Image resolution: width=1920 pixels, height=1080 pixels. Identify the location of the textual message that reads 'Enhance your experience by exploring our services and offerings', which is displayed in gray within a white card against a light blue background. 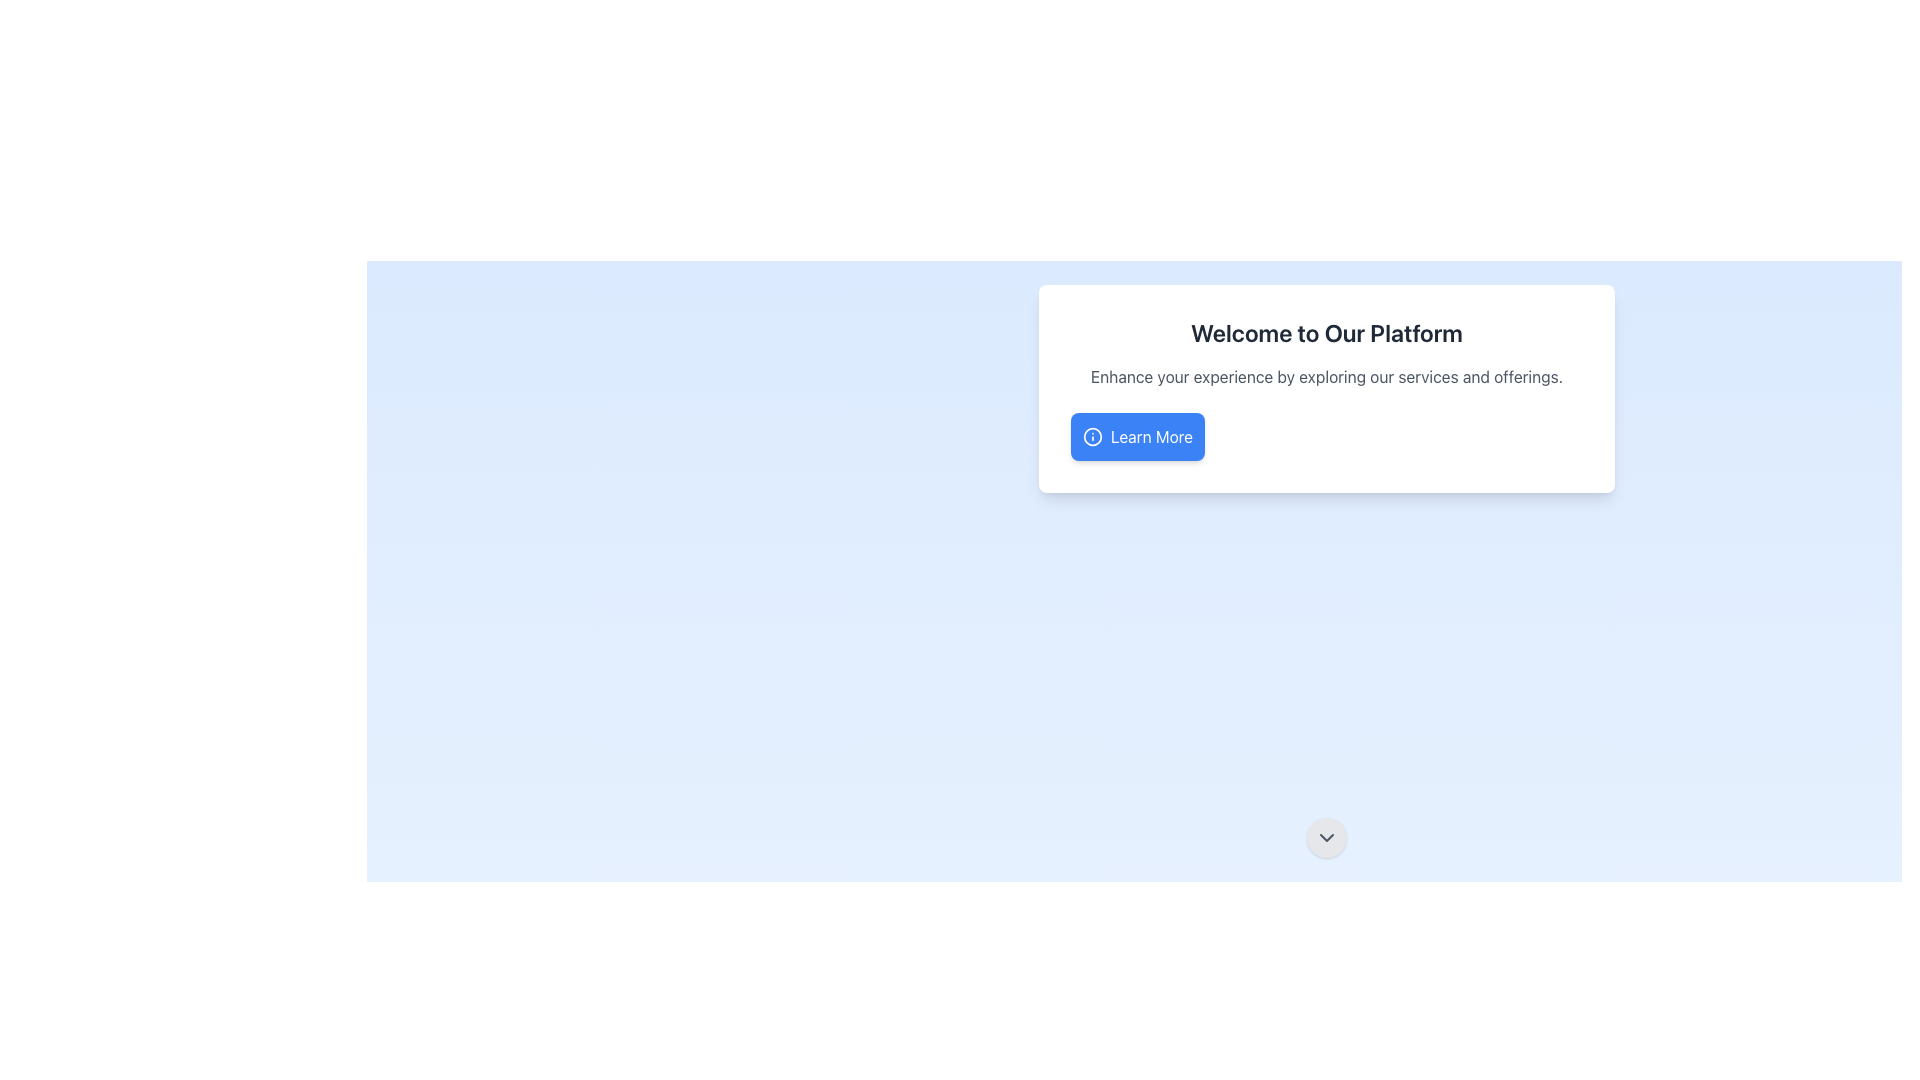
(1326, 377).